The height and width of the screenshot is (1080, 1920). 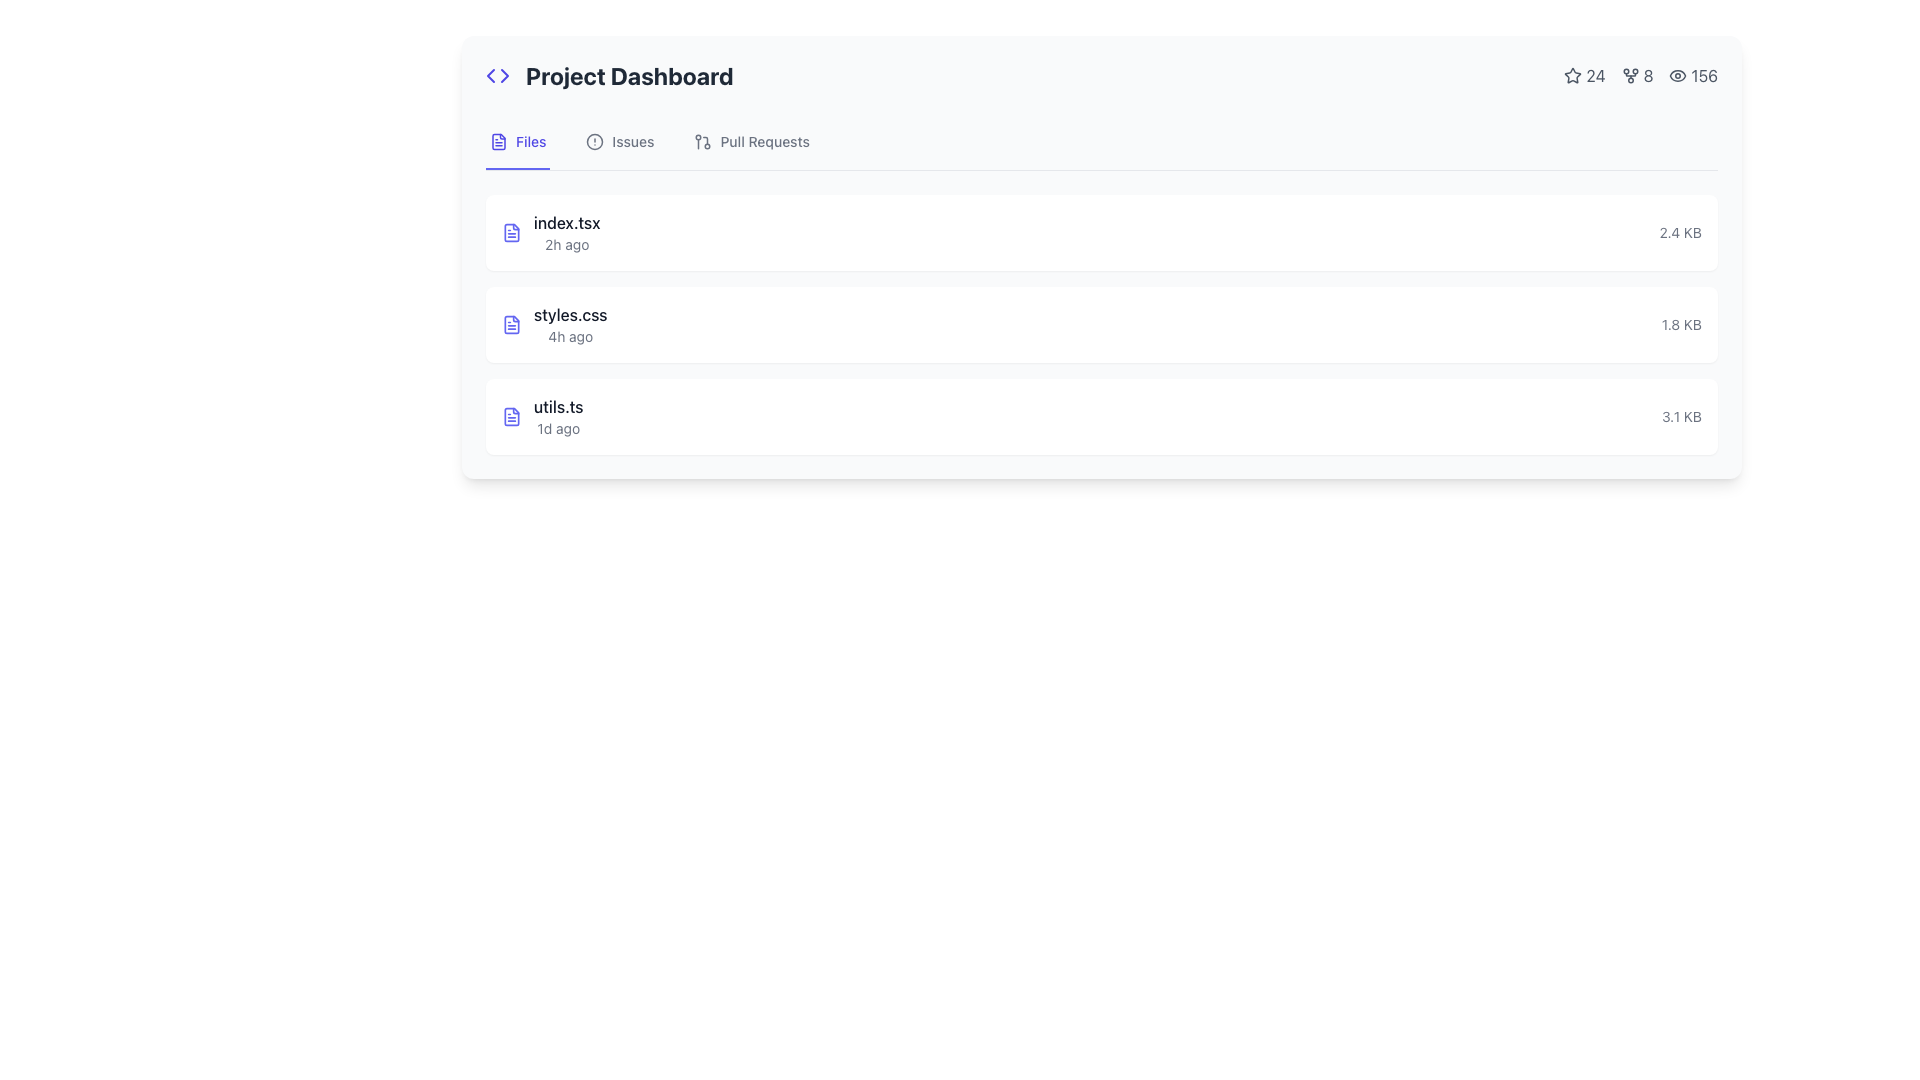 I want to click on numeral '8' displayed in a standard sans-serif font style located at the top-right corner of the page, right next to the branch icon in the toolbar, so click(x=1648, y=75).